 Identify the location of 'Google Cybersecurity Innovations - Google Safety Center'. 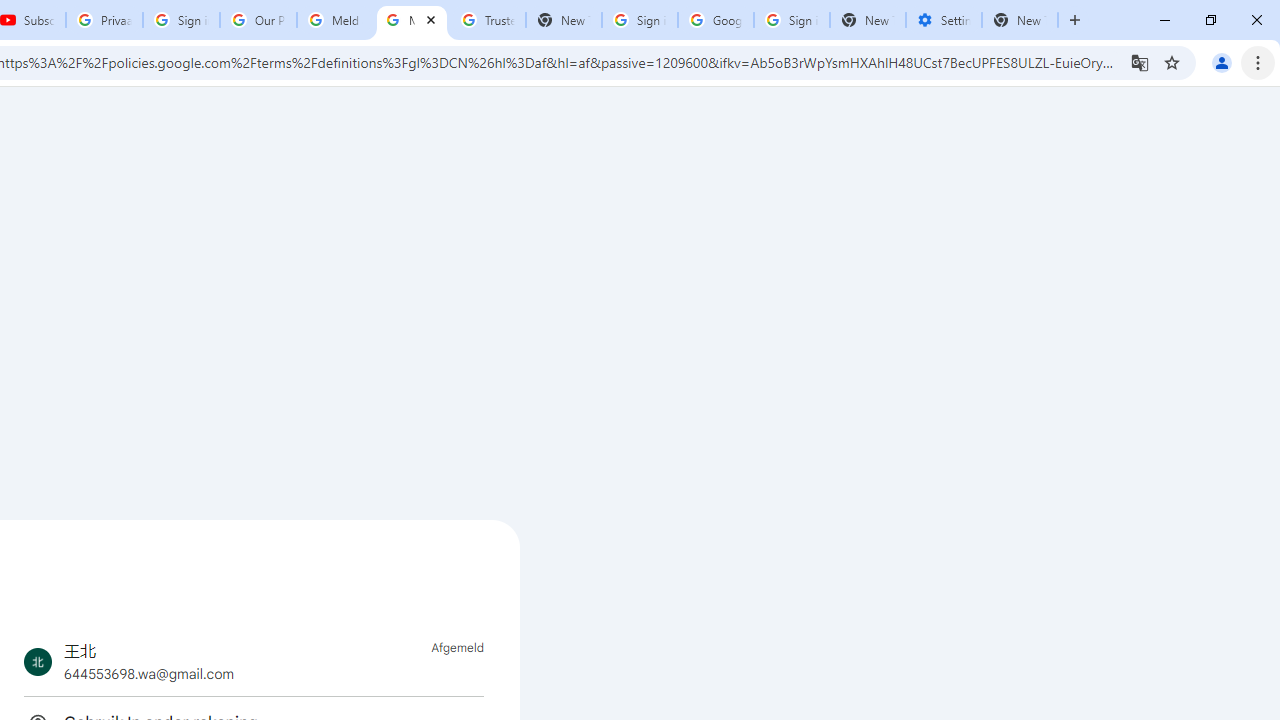
(716, 20).